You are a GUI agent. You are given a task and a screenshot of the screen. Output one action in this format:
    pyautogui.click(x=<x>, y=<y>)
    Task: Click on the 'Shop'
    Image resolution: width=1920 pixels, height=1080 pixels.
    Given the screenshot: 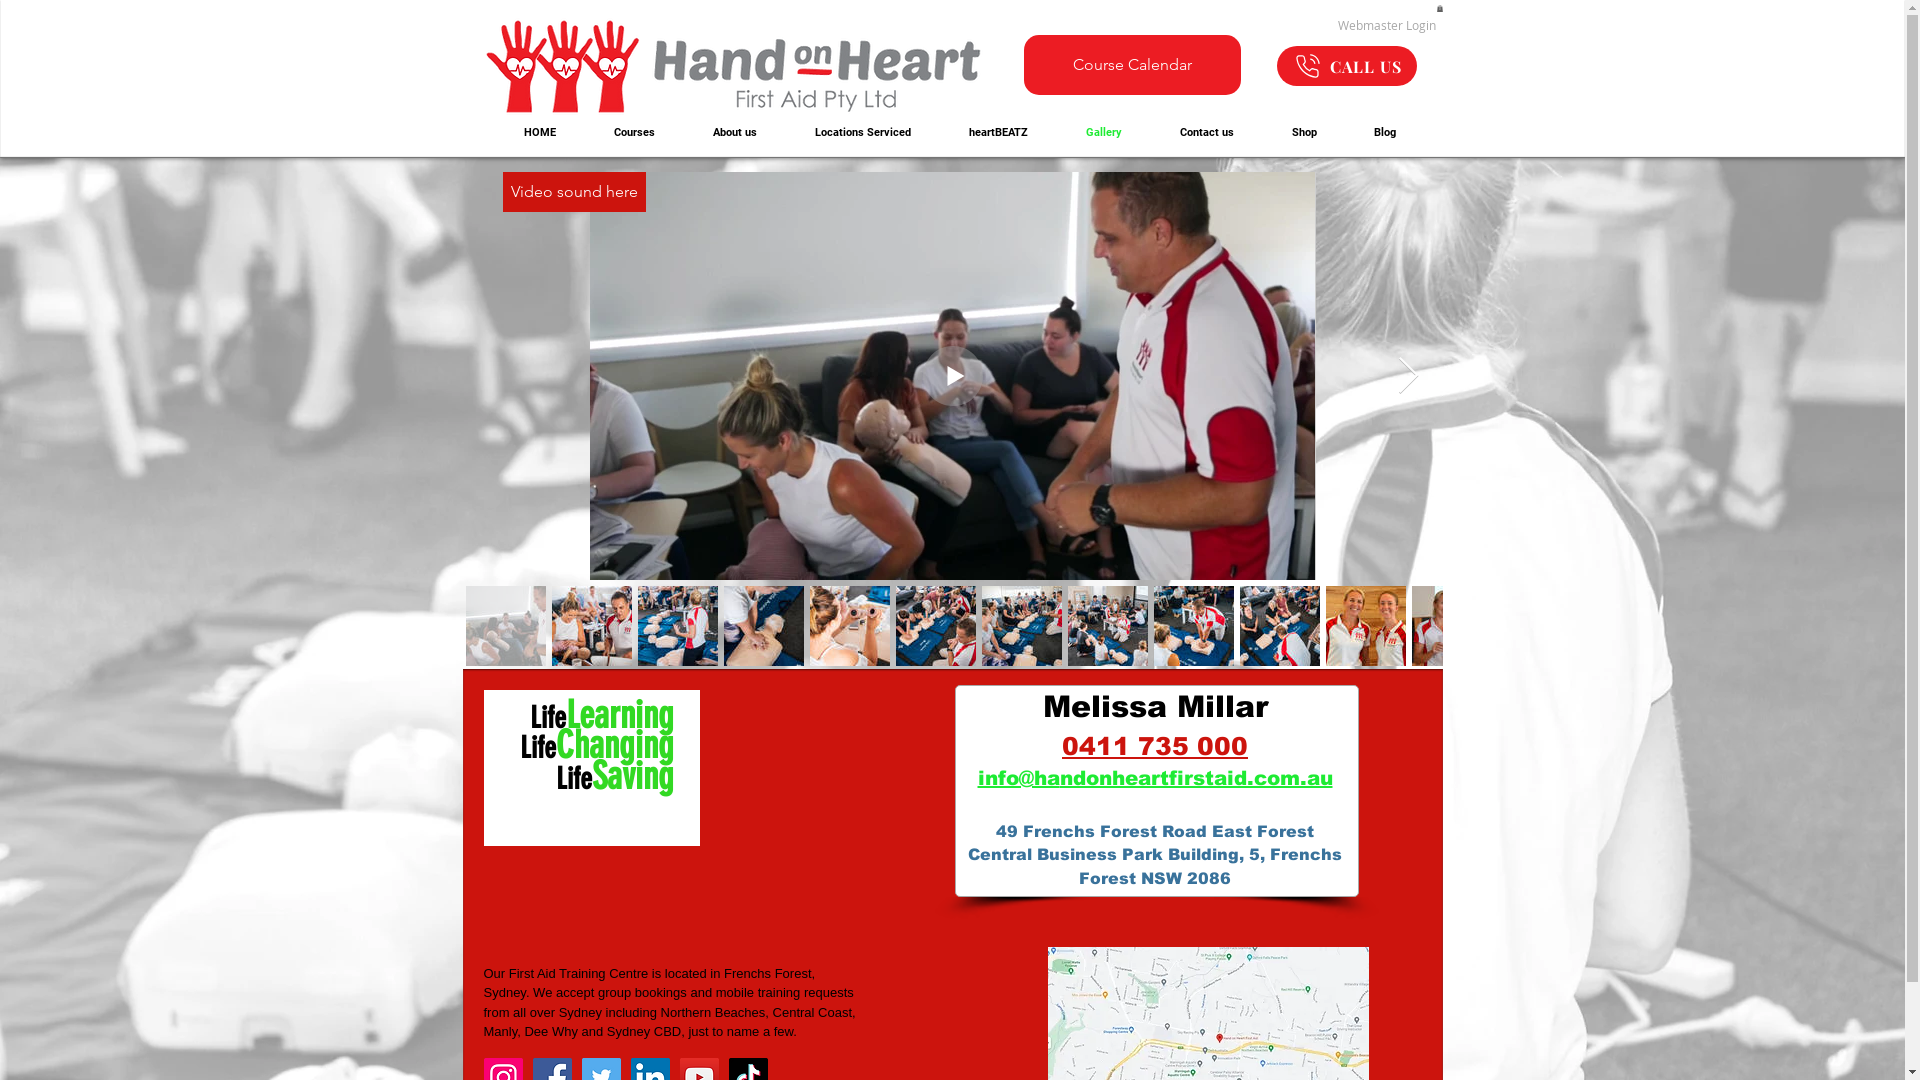 What is the action you would take?
    pyautogui.click(x=1303, y=132)
    